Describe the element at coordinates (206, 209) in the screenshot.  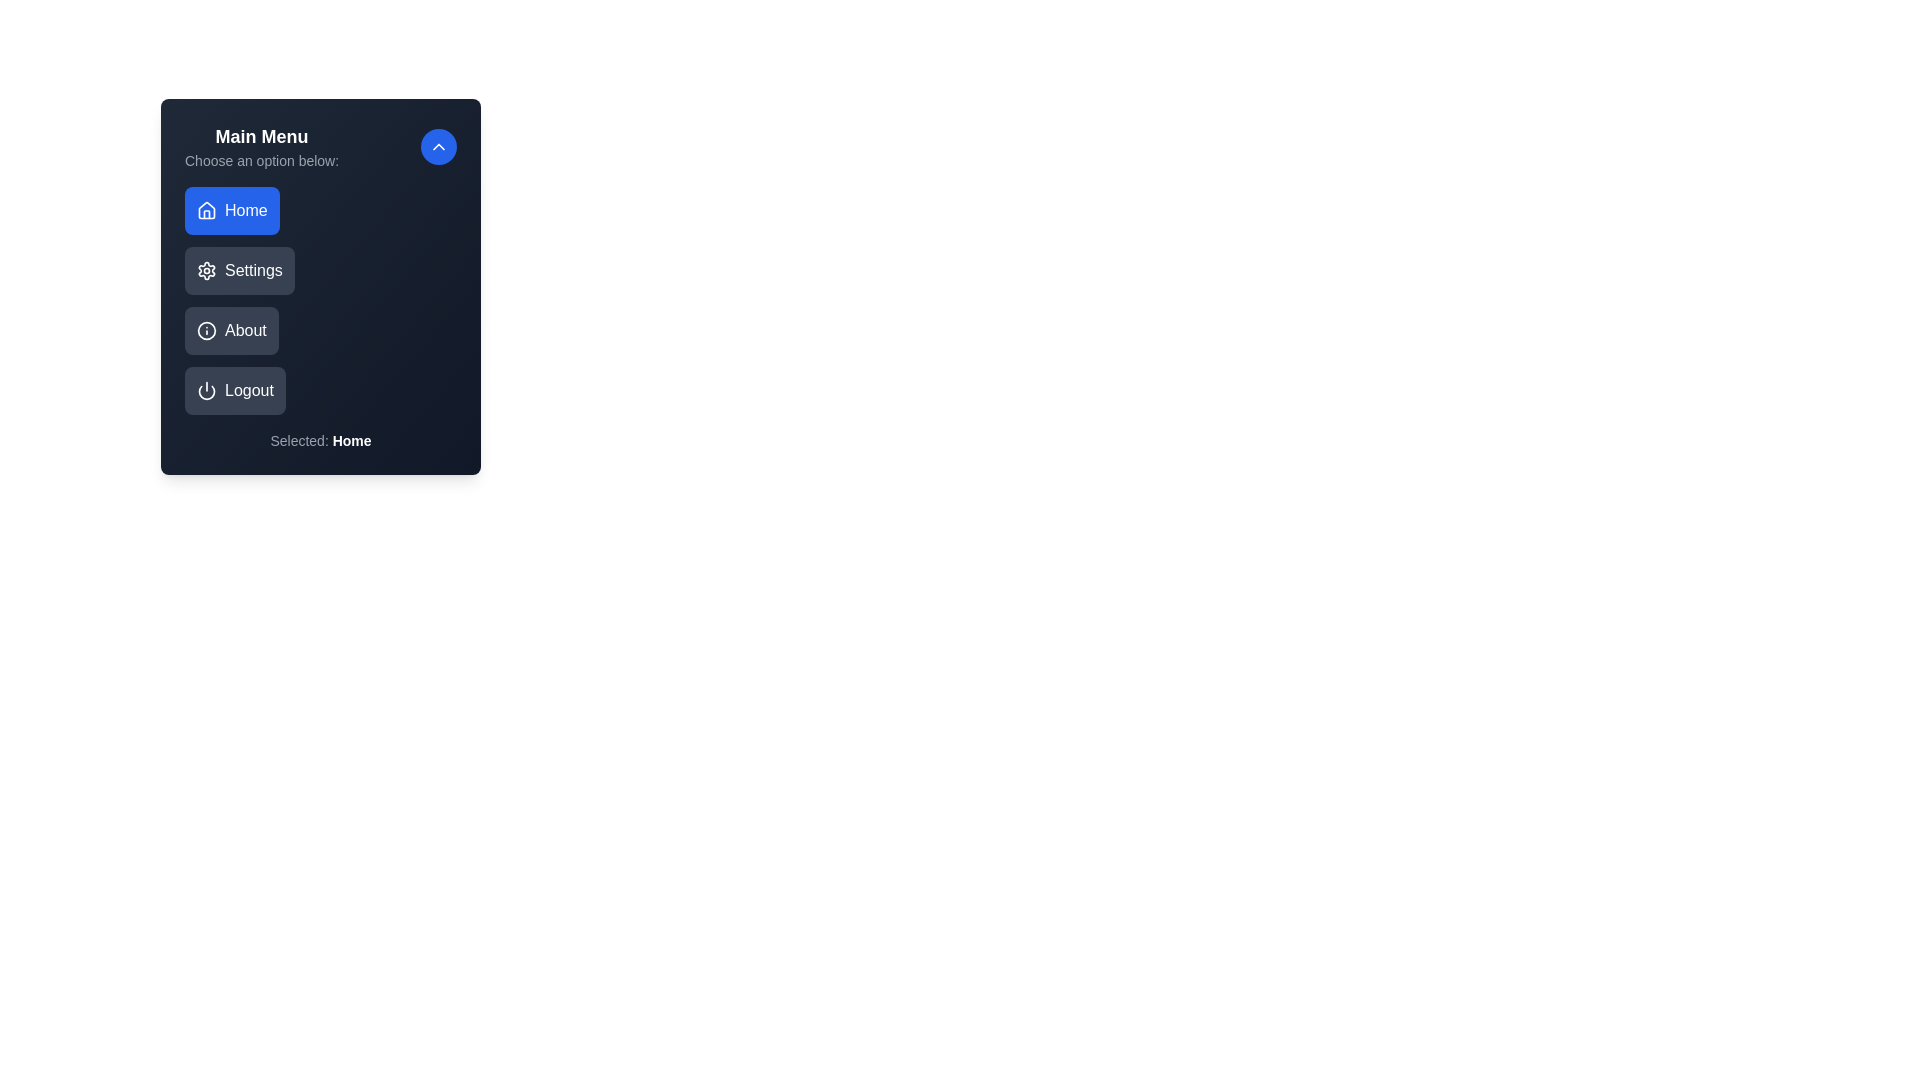
I see `the house-shaped icon associated with the 'Home' button located at the top-left area of the interface` at that location.